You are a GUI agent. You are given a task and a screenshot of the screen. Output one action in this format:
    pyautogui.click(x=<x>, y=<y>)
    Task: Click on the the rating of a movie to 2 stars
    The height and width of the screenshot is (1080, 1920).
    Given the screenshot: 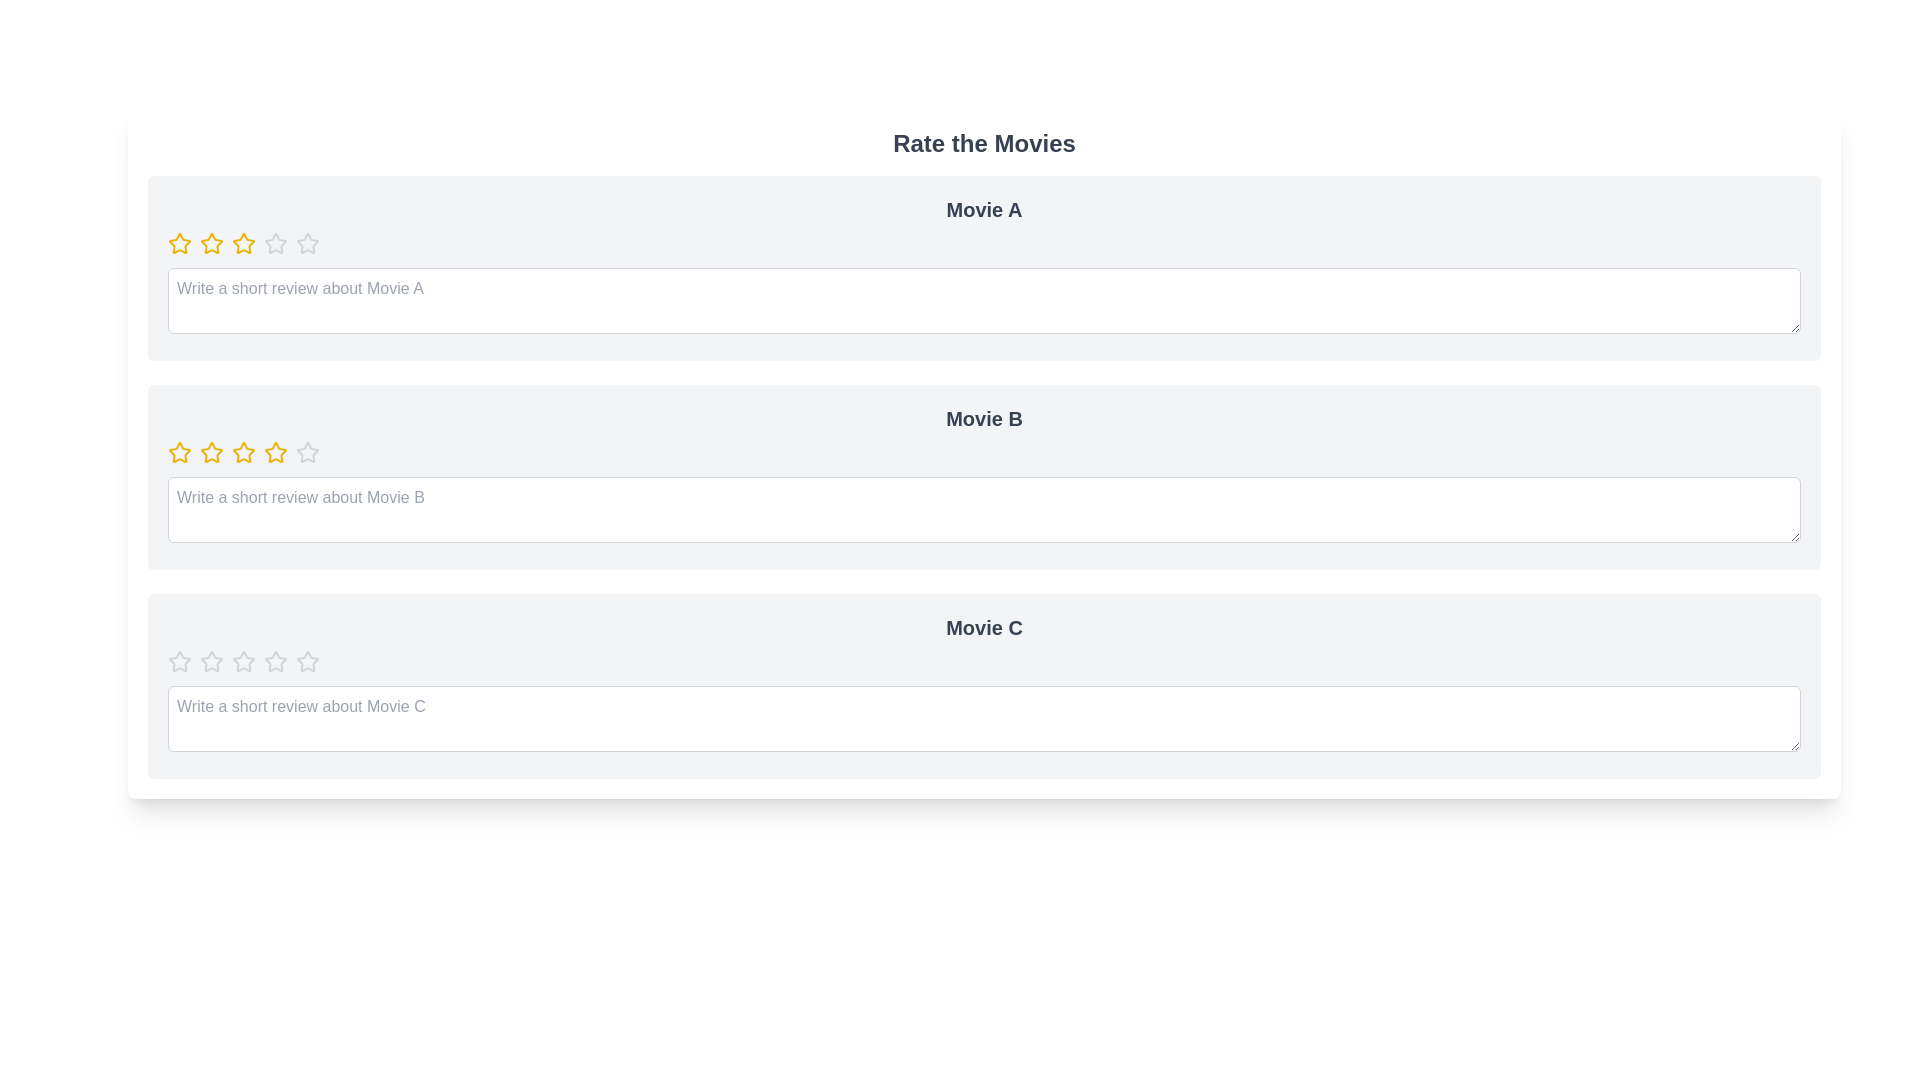 What is the action you would take?
    pyautogui.click(x=211, y=242)
    